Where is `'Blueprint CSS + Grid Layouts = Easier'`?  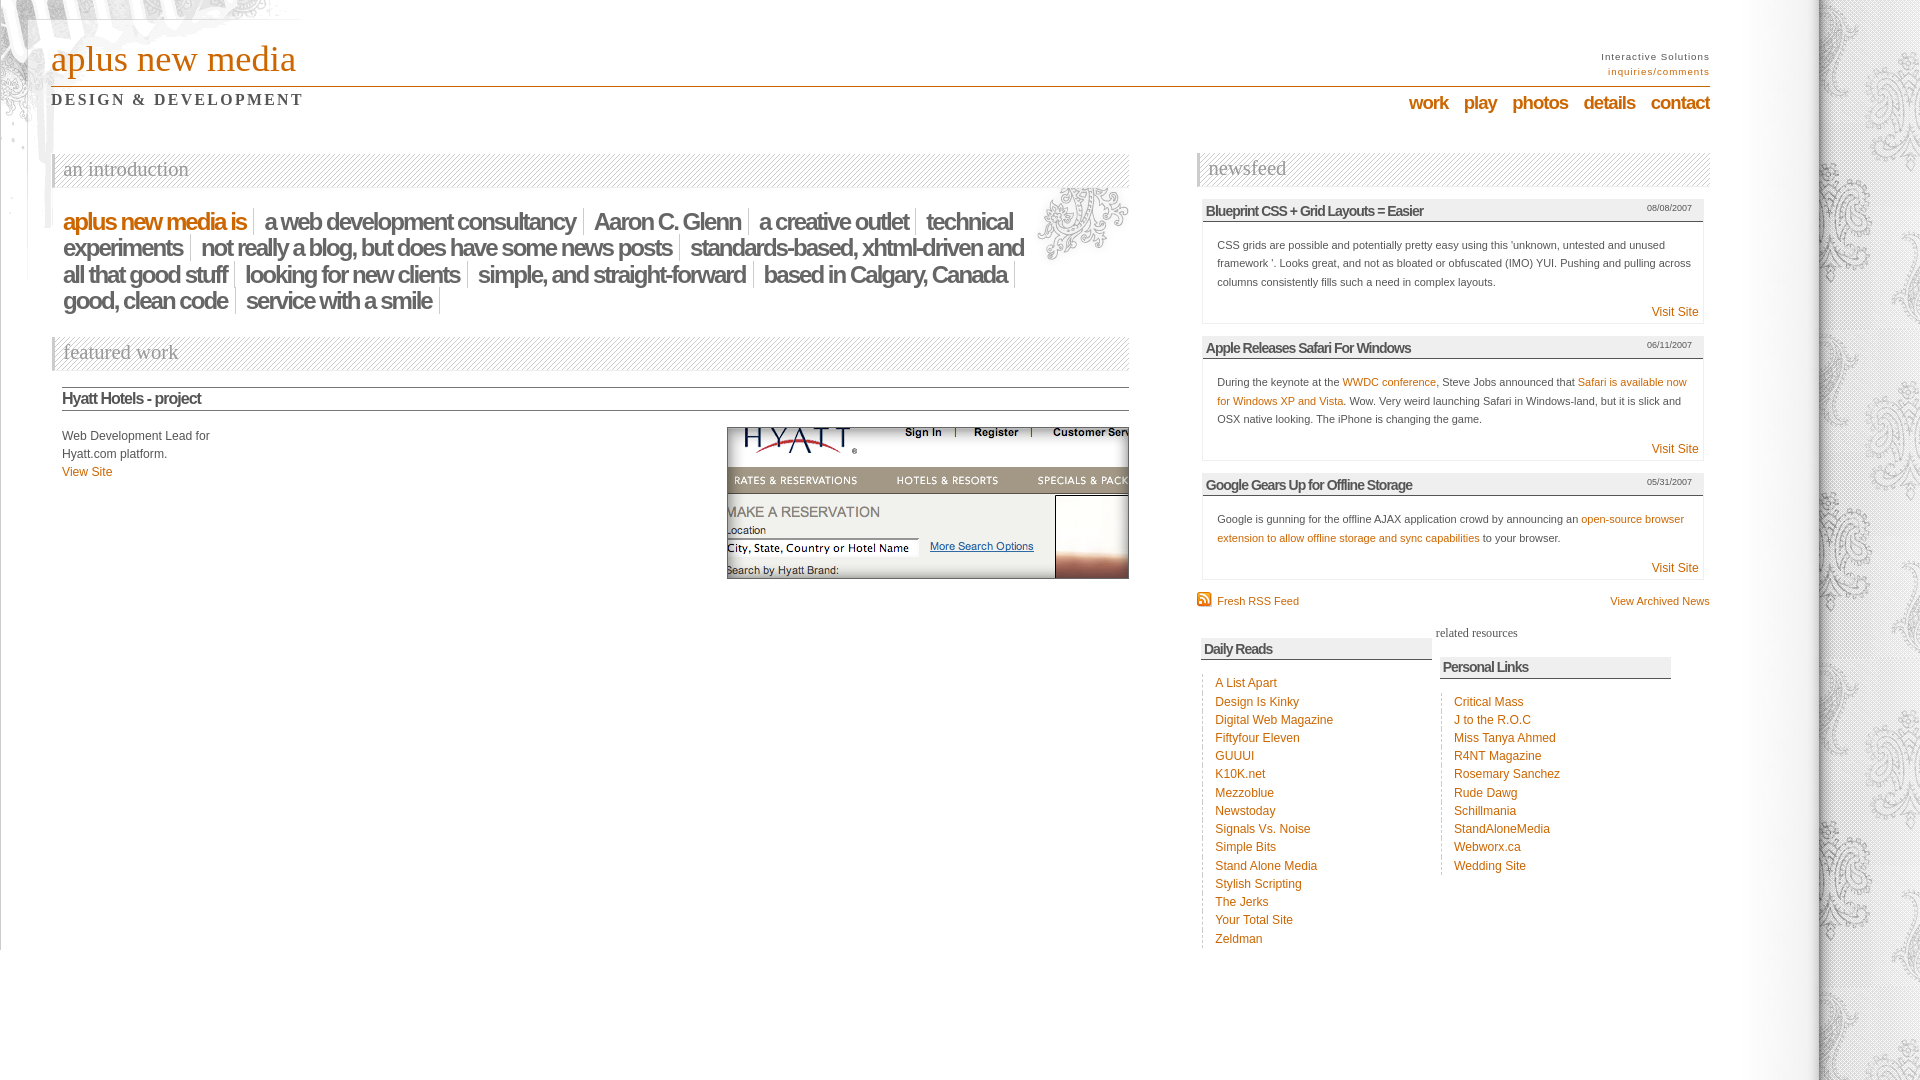
'Blueprint CSS + Grid Layouts = Easier' is located at coordinates (1314, 211).